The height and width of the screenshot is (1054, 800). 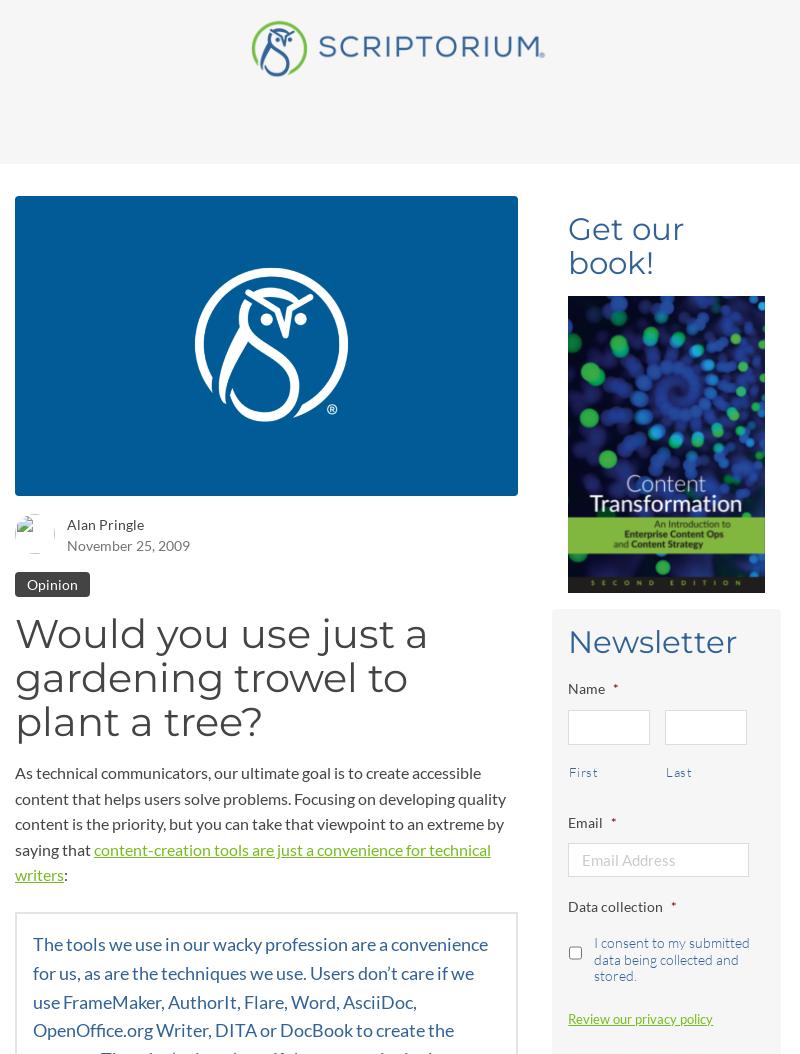 I want to click on 'C. Bollinger', so click(x=189, y=419).